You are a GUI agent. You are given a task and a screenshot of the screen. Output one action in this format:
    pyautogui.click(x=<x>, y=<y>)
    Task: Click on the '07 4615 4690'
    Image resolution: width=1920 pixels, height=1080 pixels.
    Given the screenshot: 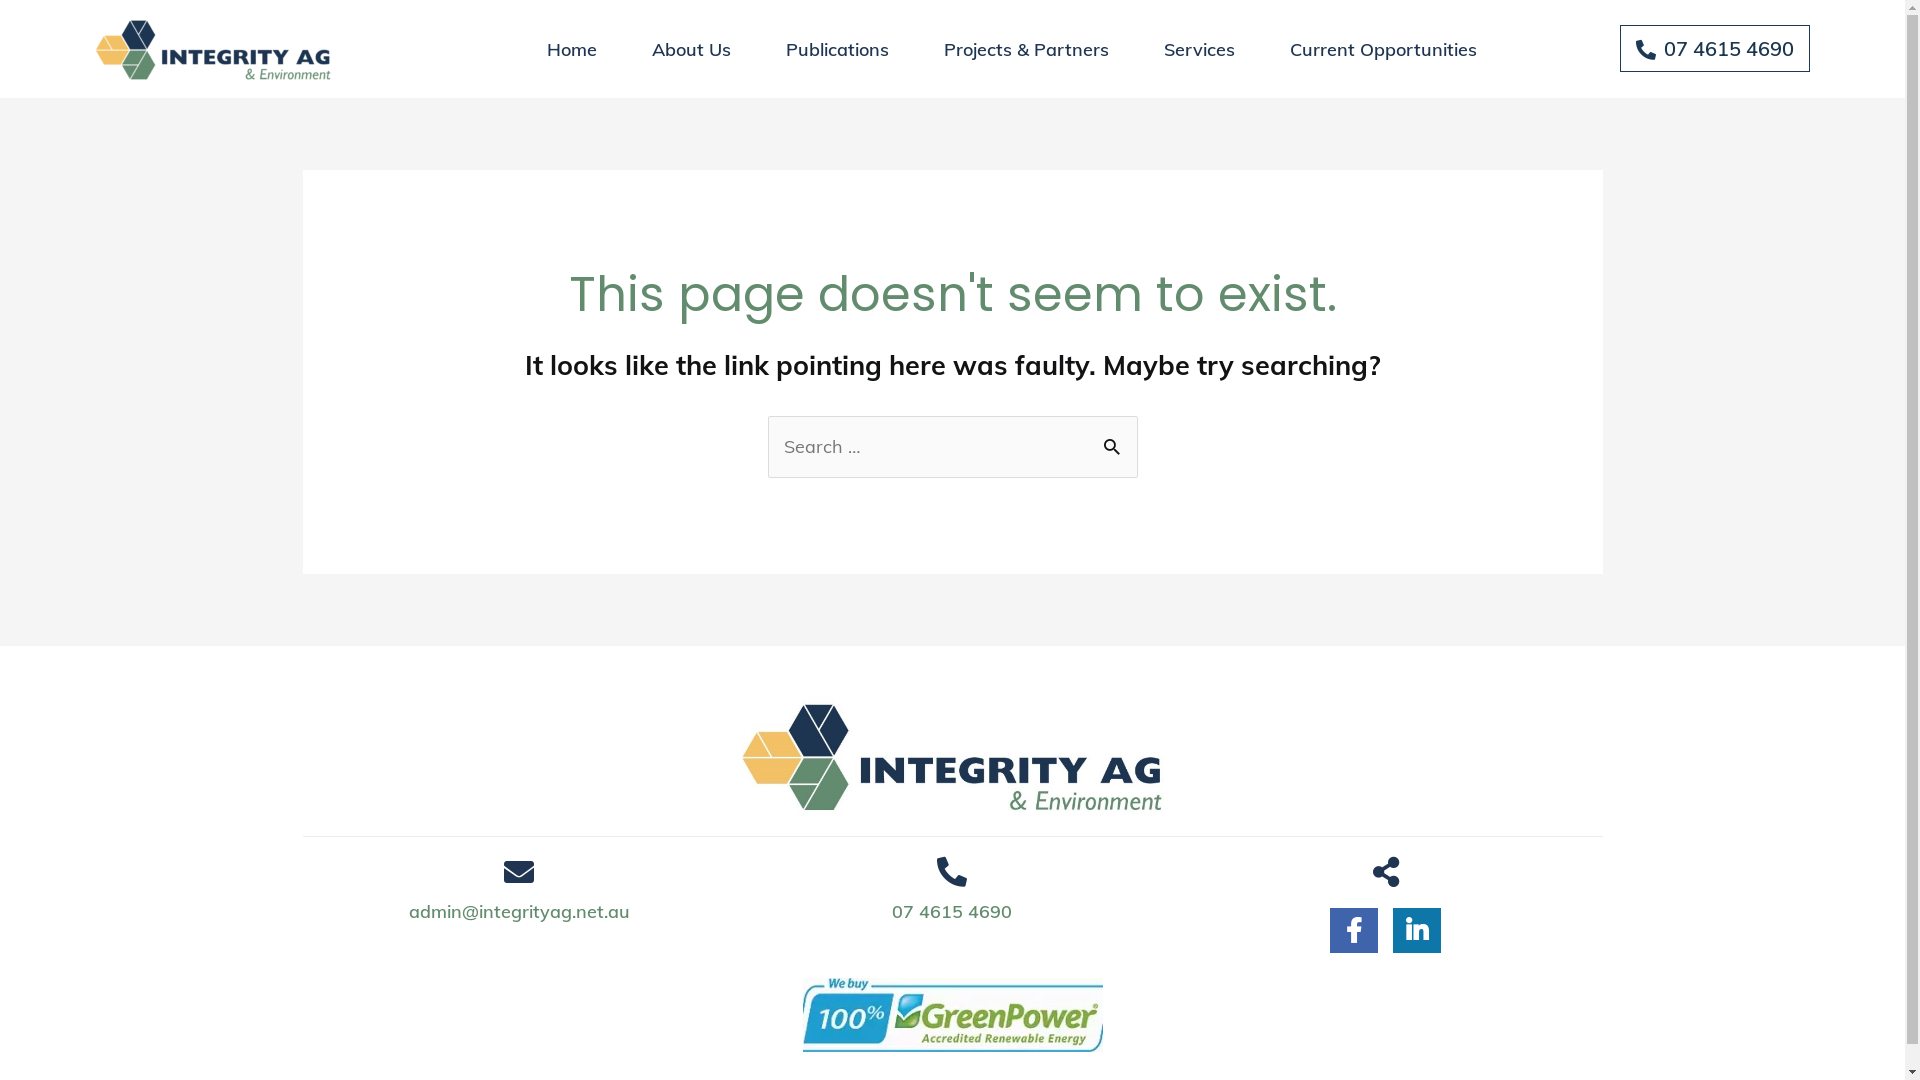 What is the action you would take?
    pyautogui.click(x=950, y=912)
    